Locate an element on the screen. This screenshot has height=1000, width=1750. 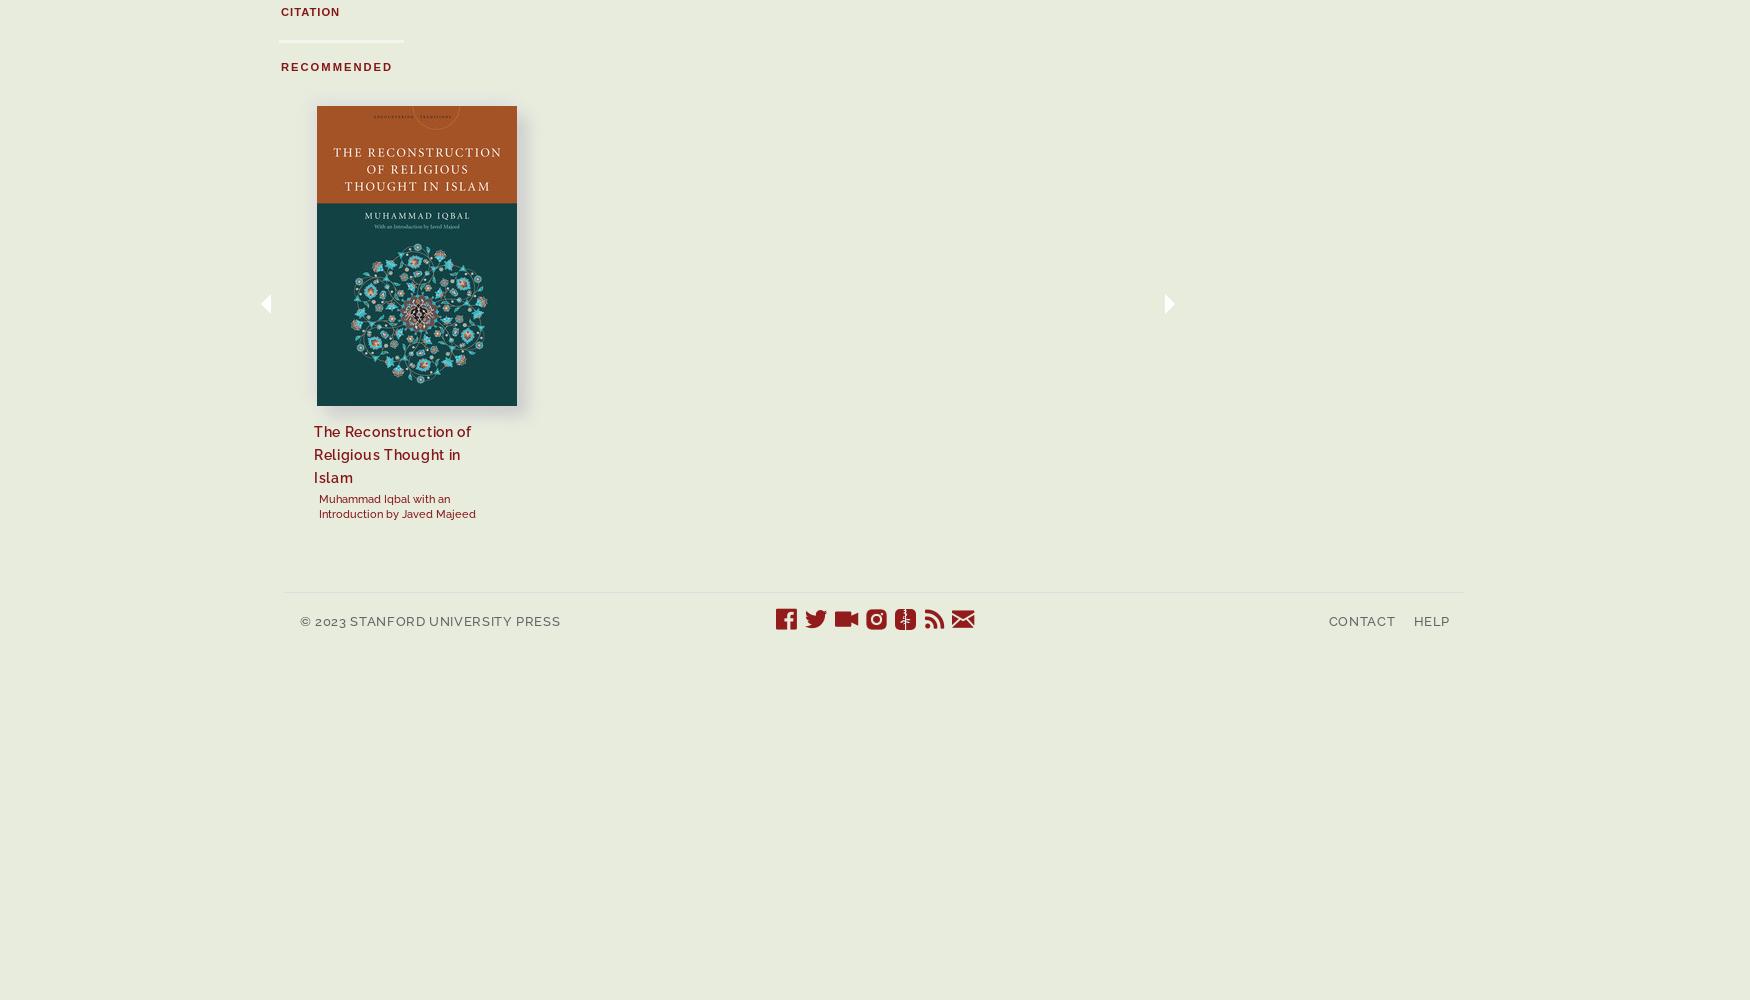
'Shari’a' is located at coordinates (1720, 431).